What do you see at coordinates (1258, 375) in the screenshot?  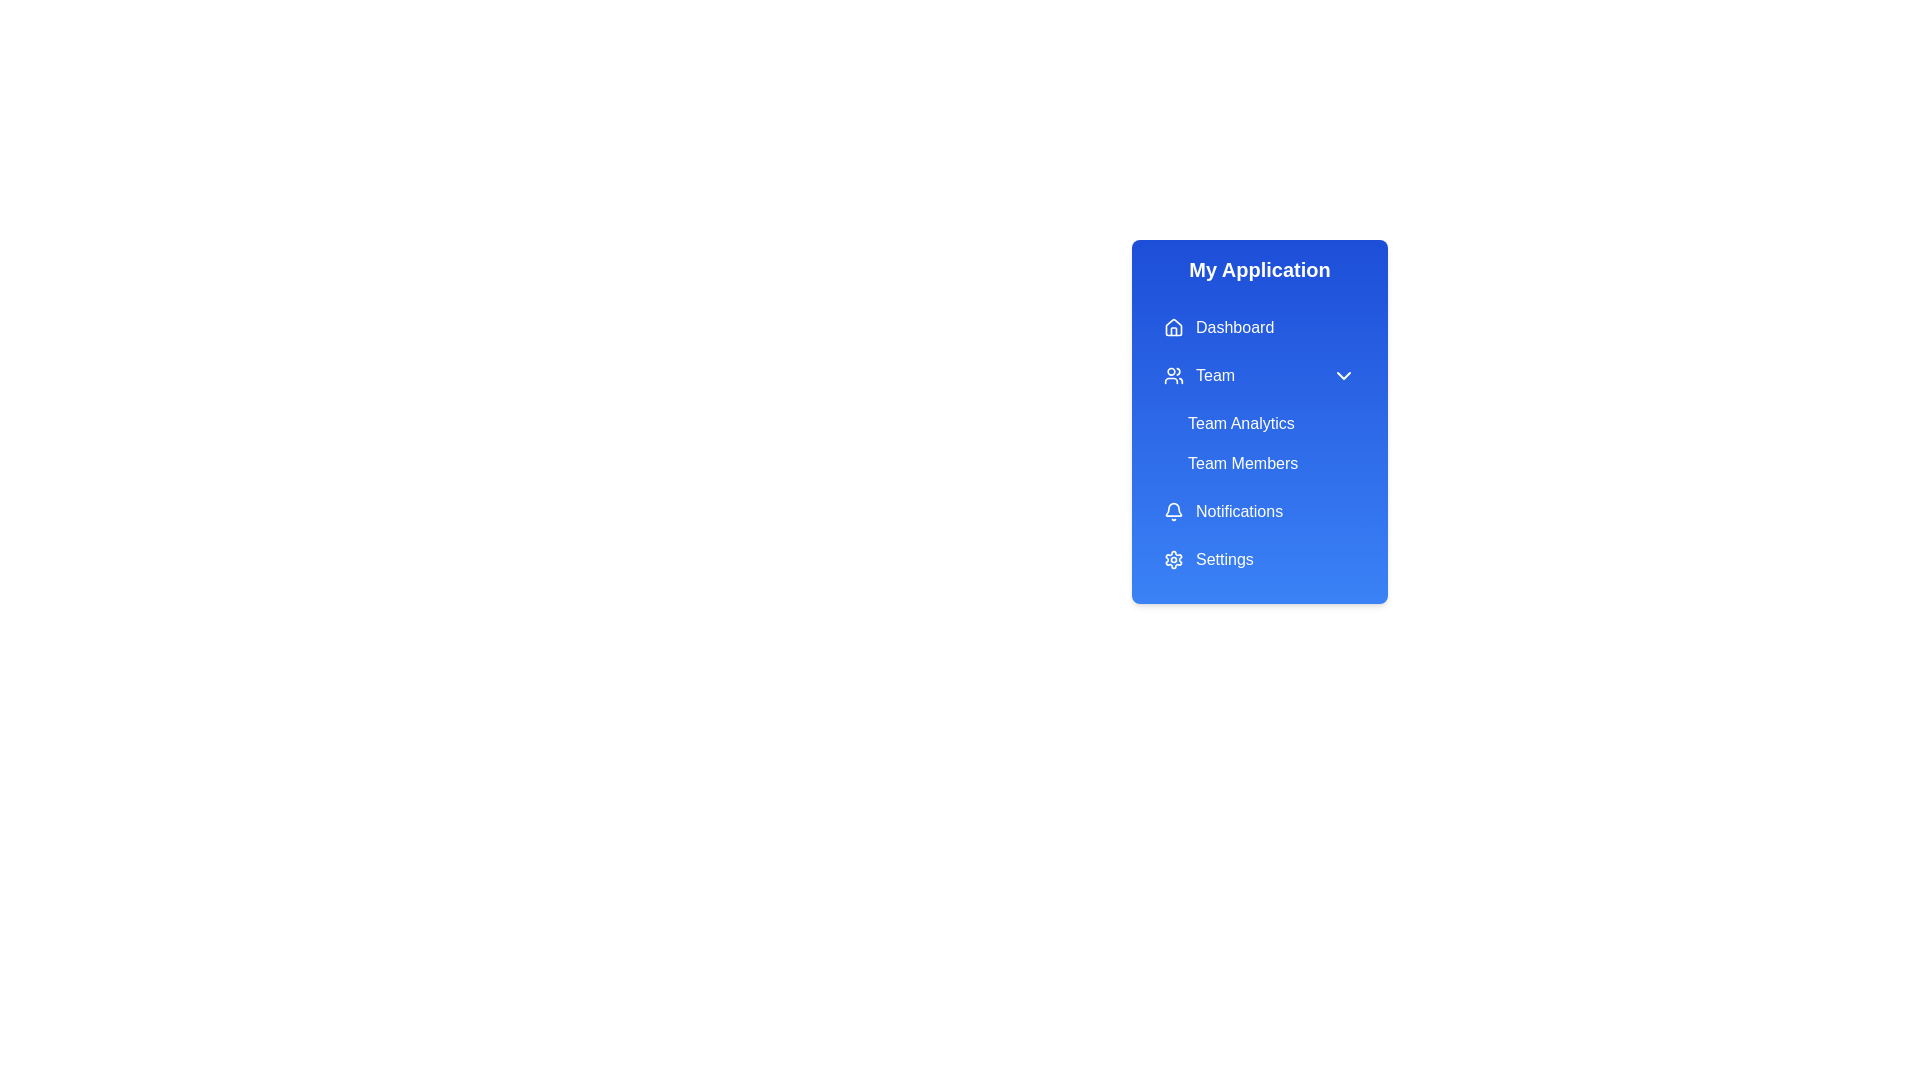 I see `the interactive dropdown menu item for the 'Team' section in the navigation menu` at bounding box center [1258, 375].